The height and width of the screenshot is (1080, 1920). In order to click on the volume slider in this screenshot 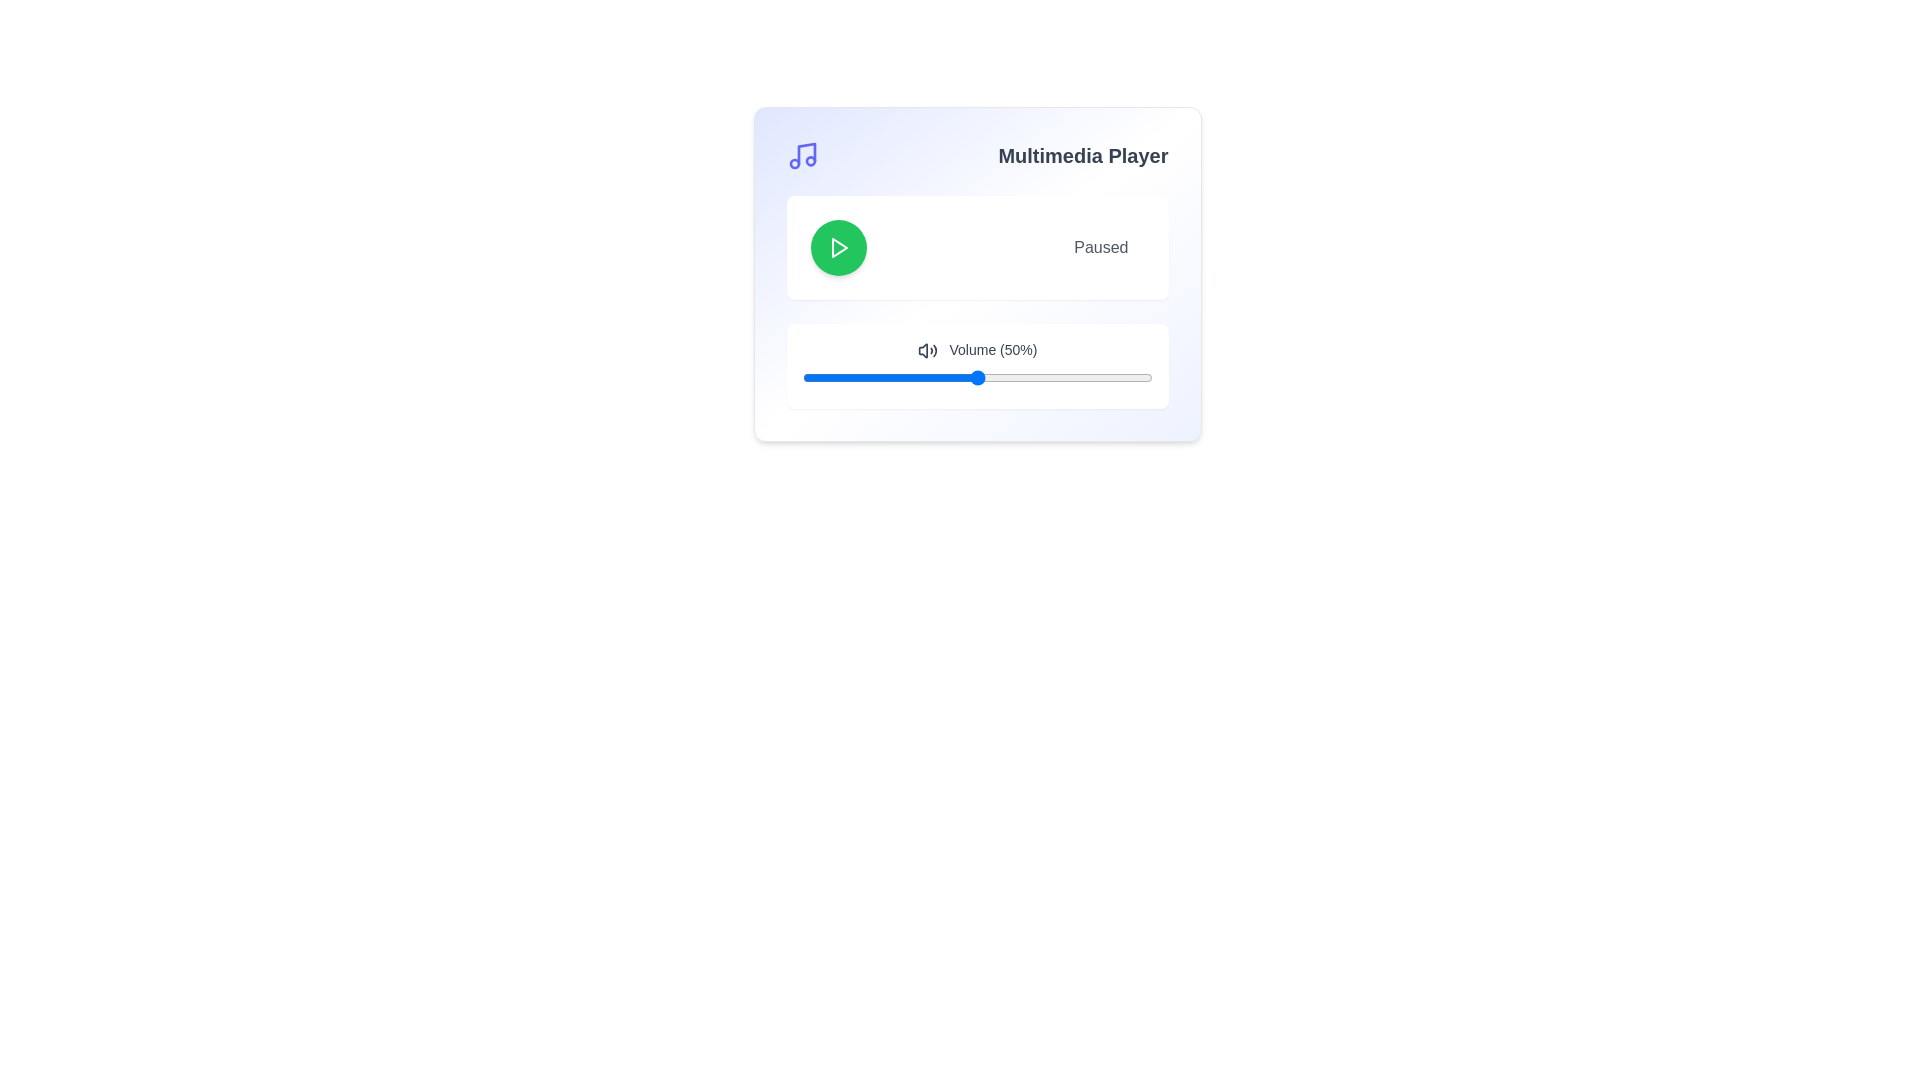, I will do `click(848, 378)`.